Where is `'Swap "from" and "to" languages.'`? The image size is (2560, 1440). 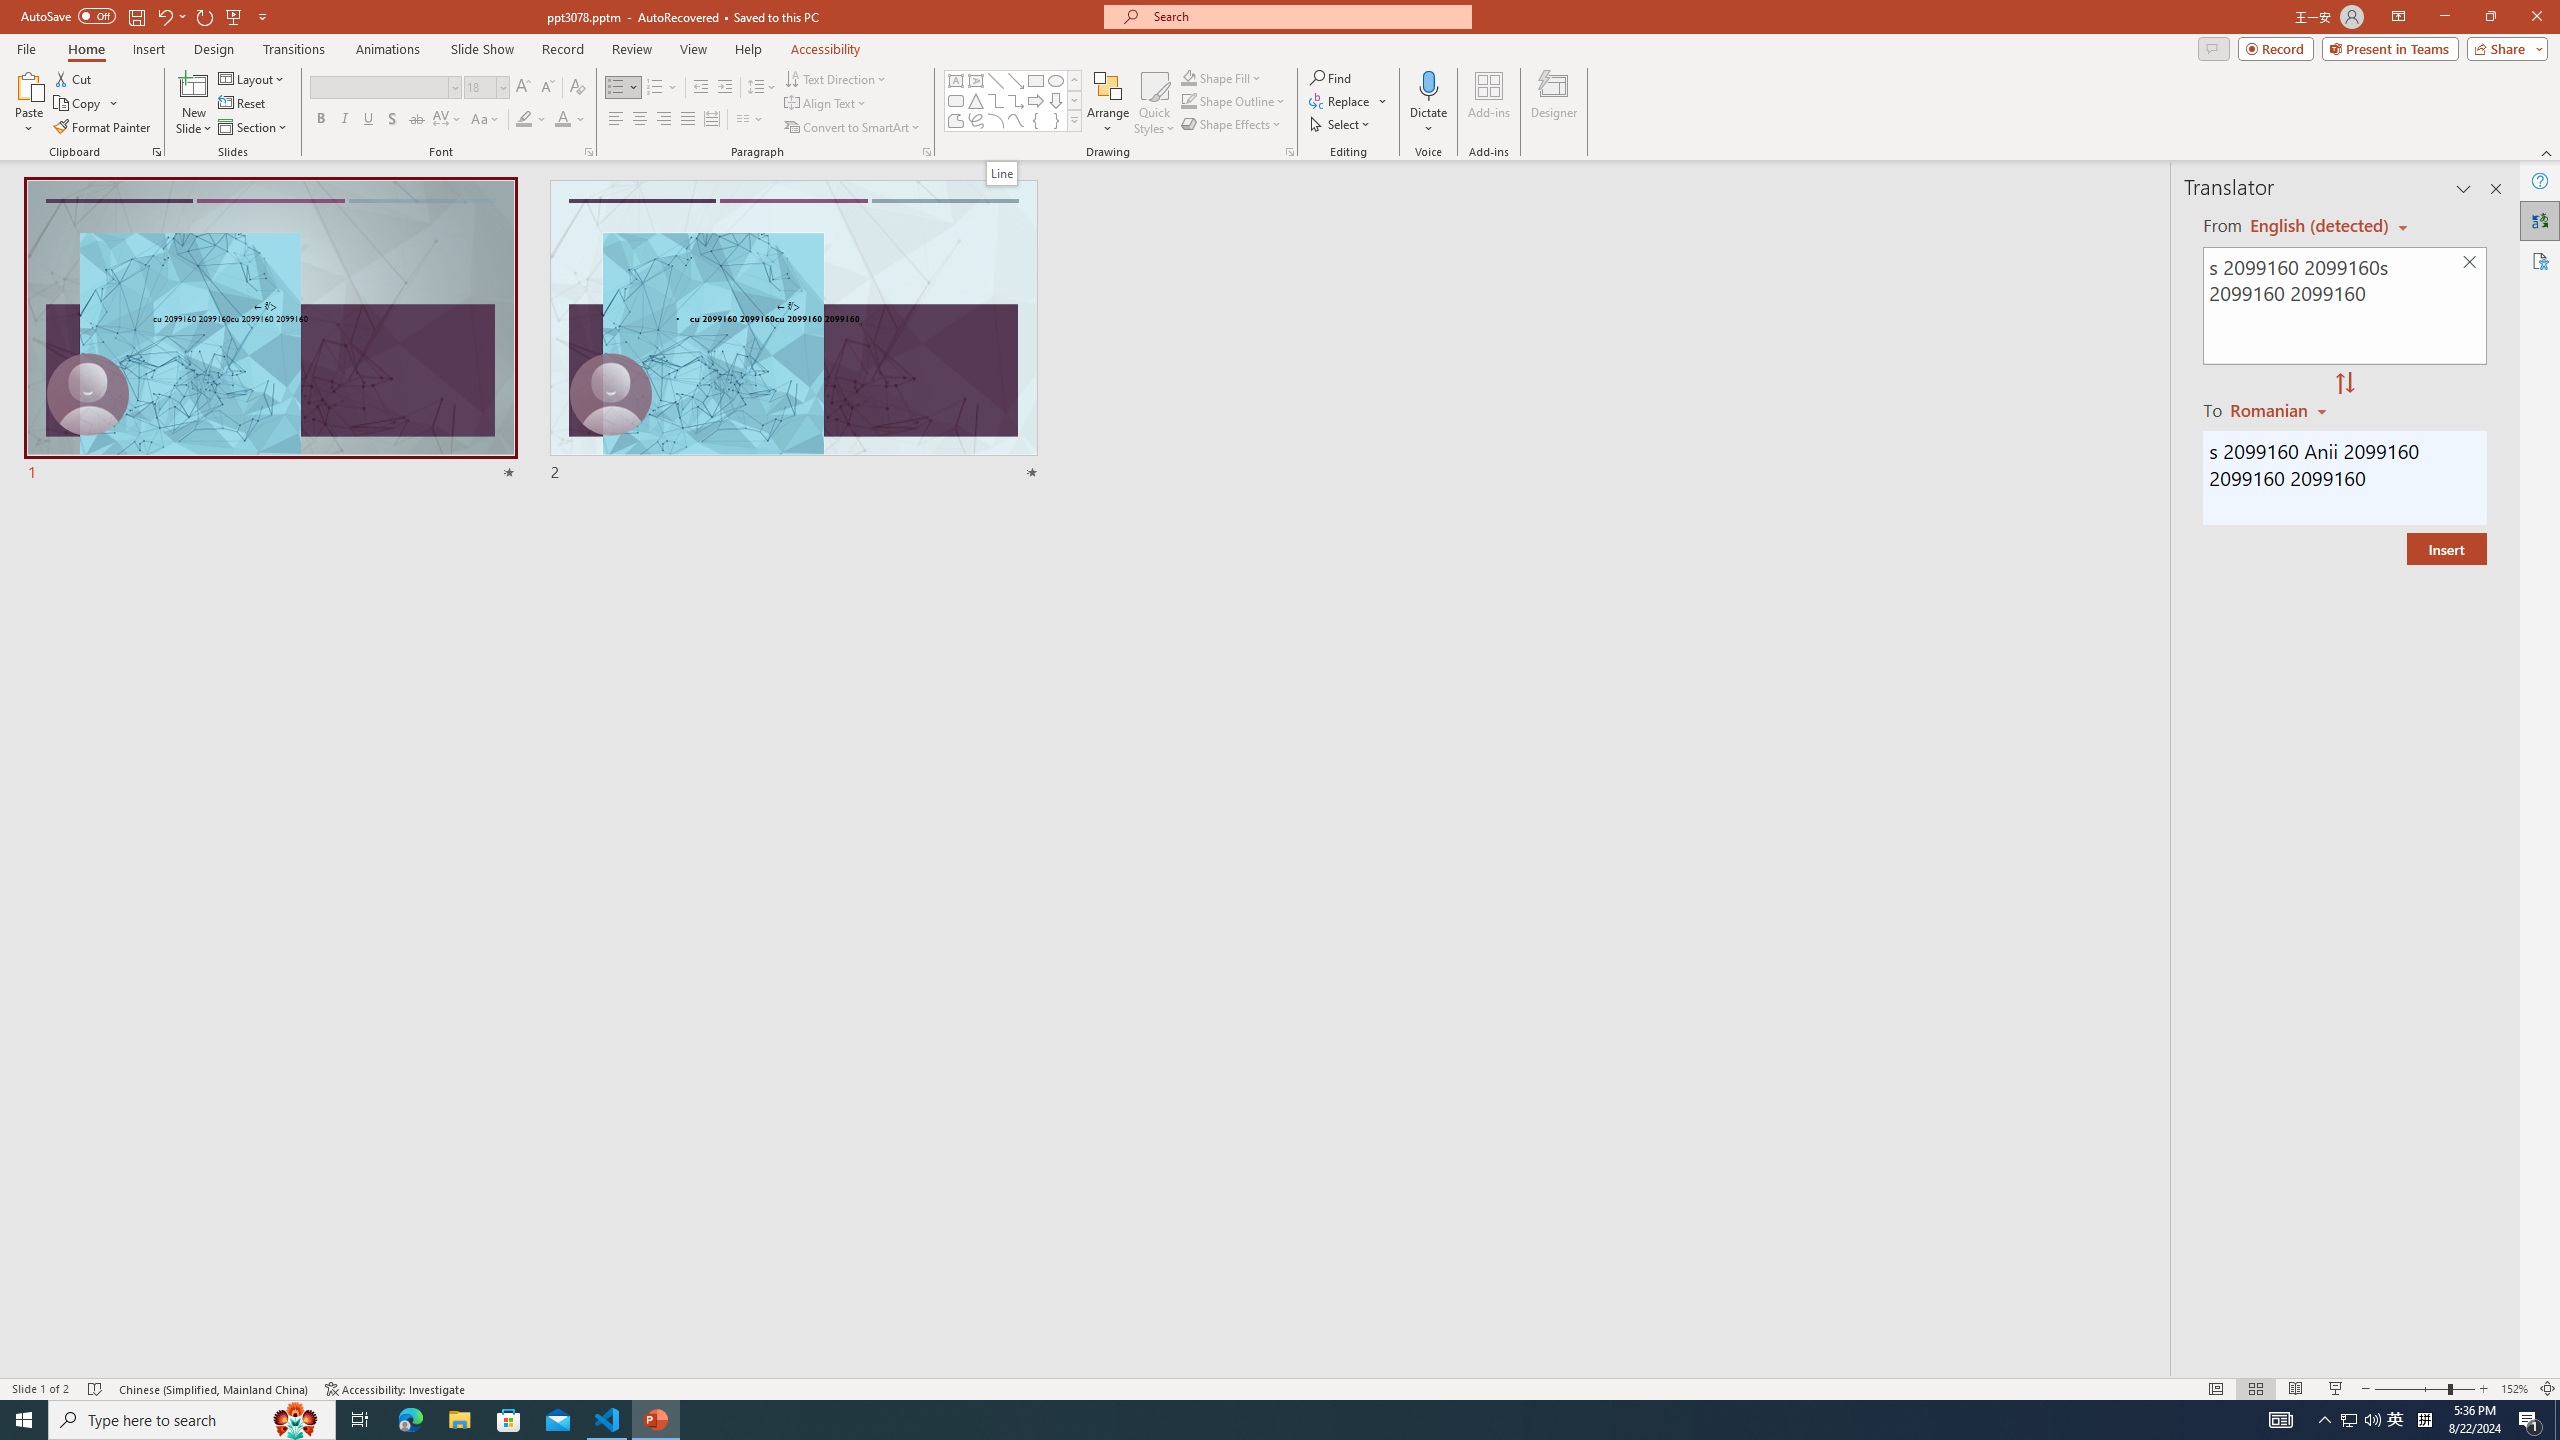 'Swap "from" and "to" languages.' is located at coordinates (2343, 383).